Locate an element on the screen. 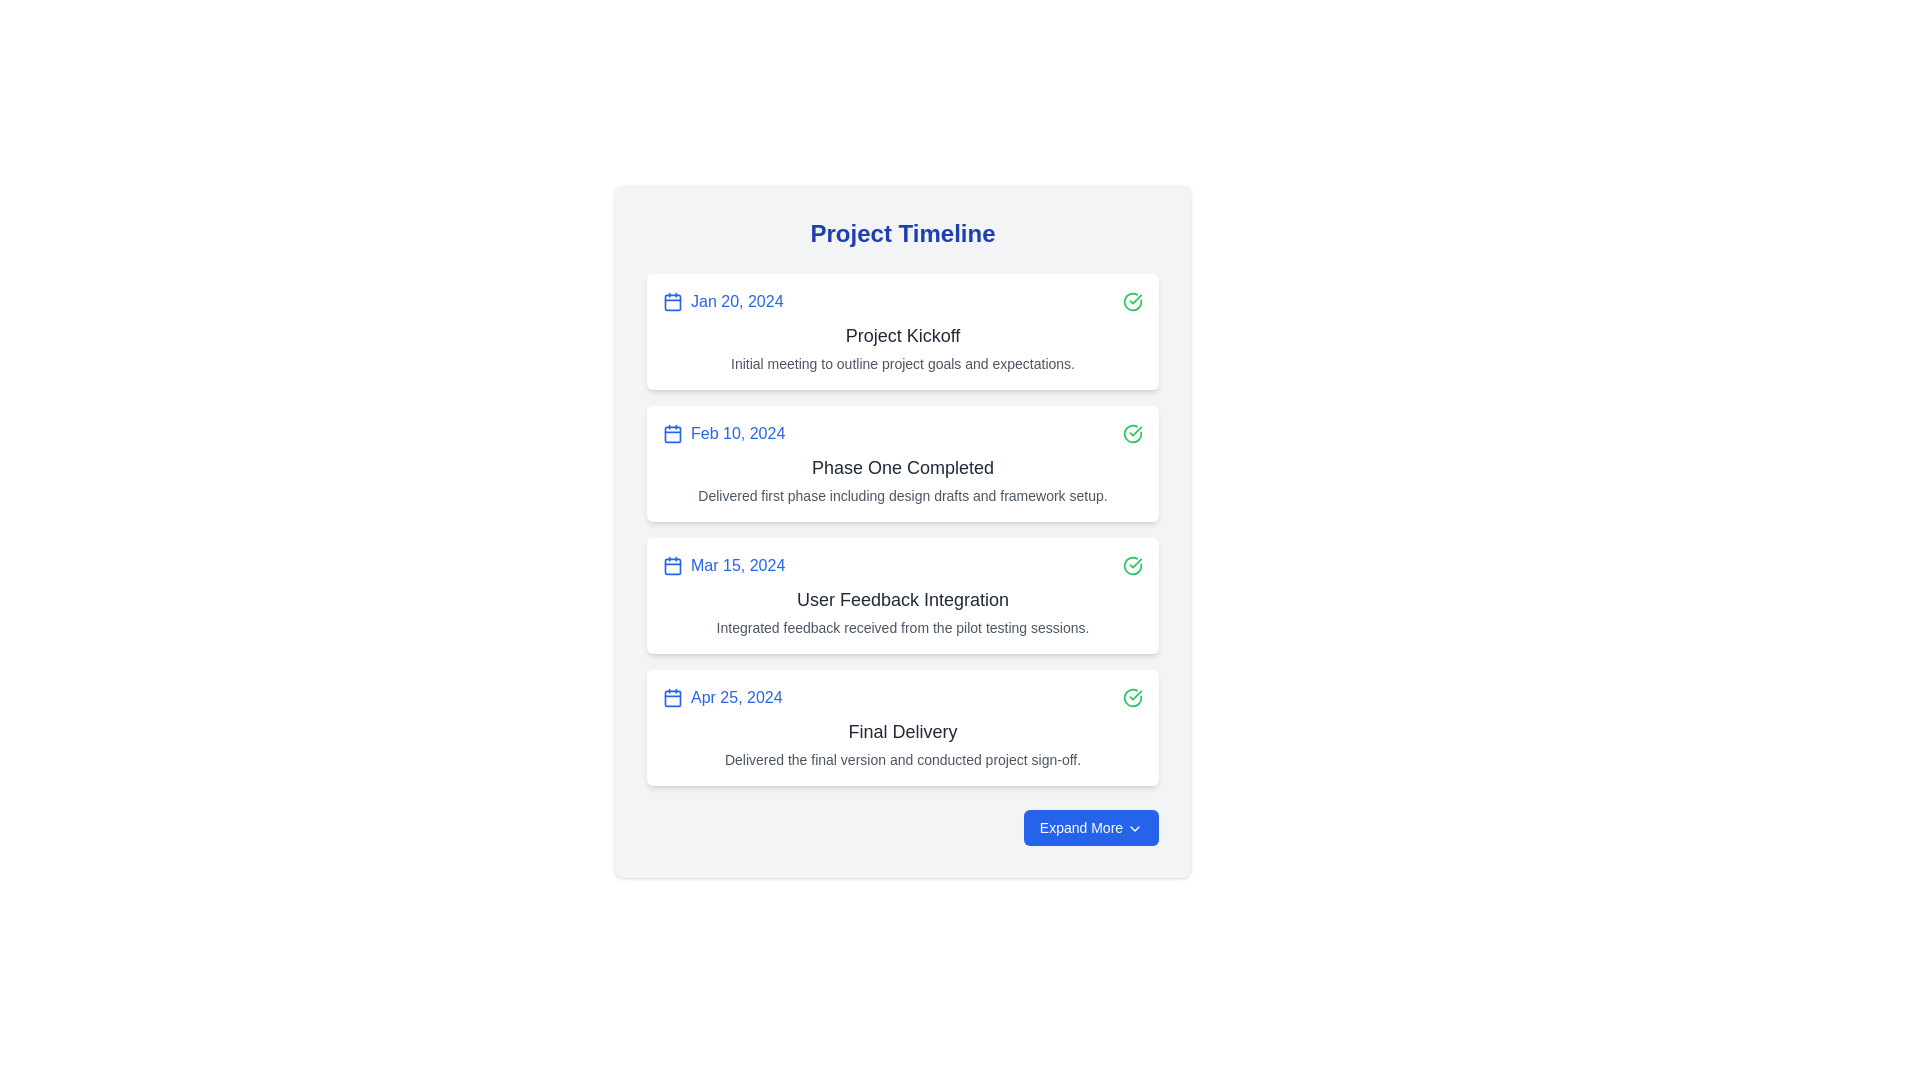 The width and height of the screenshot is (1920, 1080). the calendar icon with a blue outline and white interior, located to the left of the text 'Mar 15, 2024', which is the third icon under 'Project Timeline' is located at coordinates (672, 566).